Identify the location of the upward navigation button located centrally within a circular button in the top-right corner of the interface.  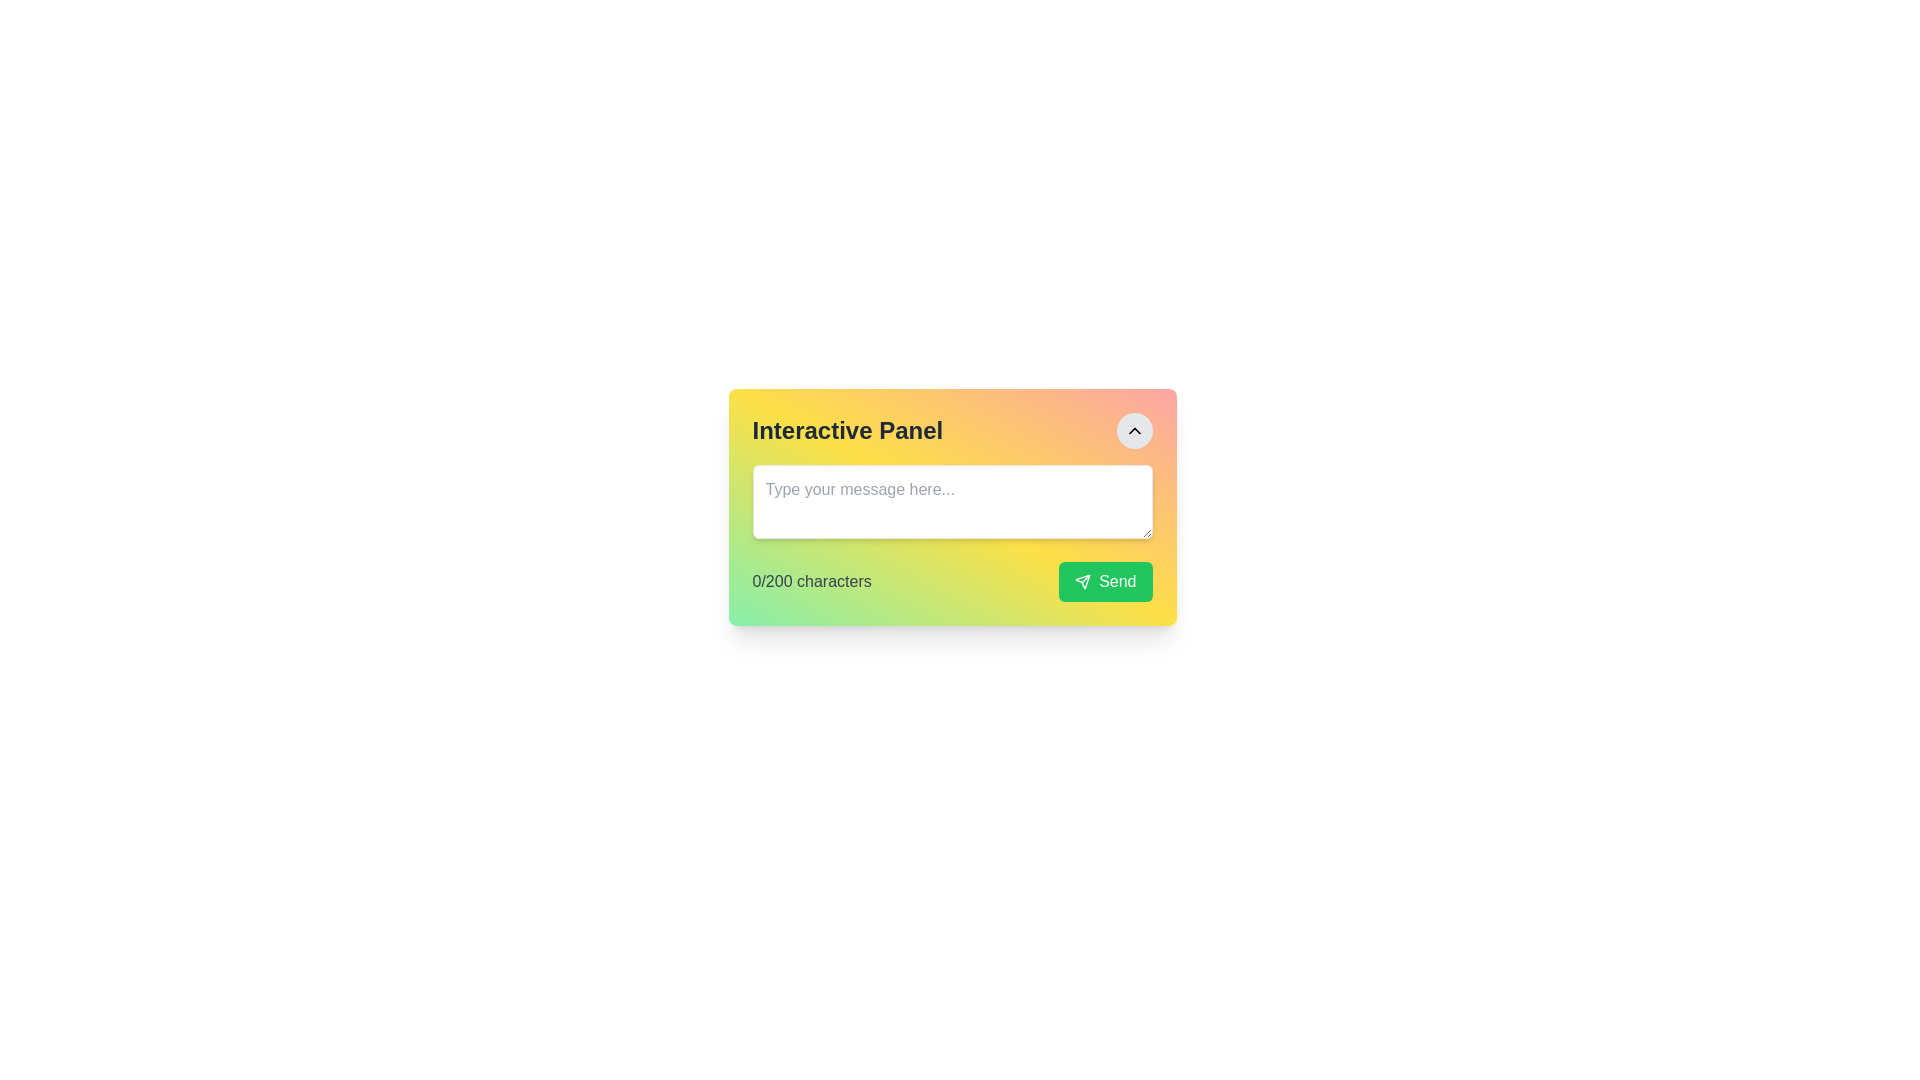
(1134, 430).